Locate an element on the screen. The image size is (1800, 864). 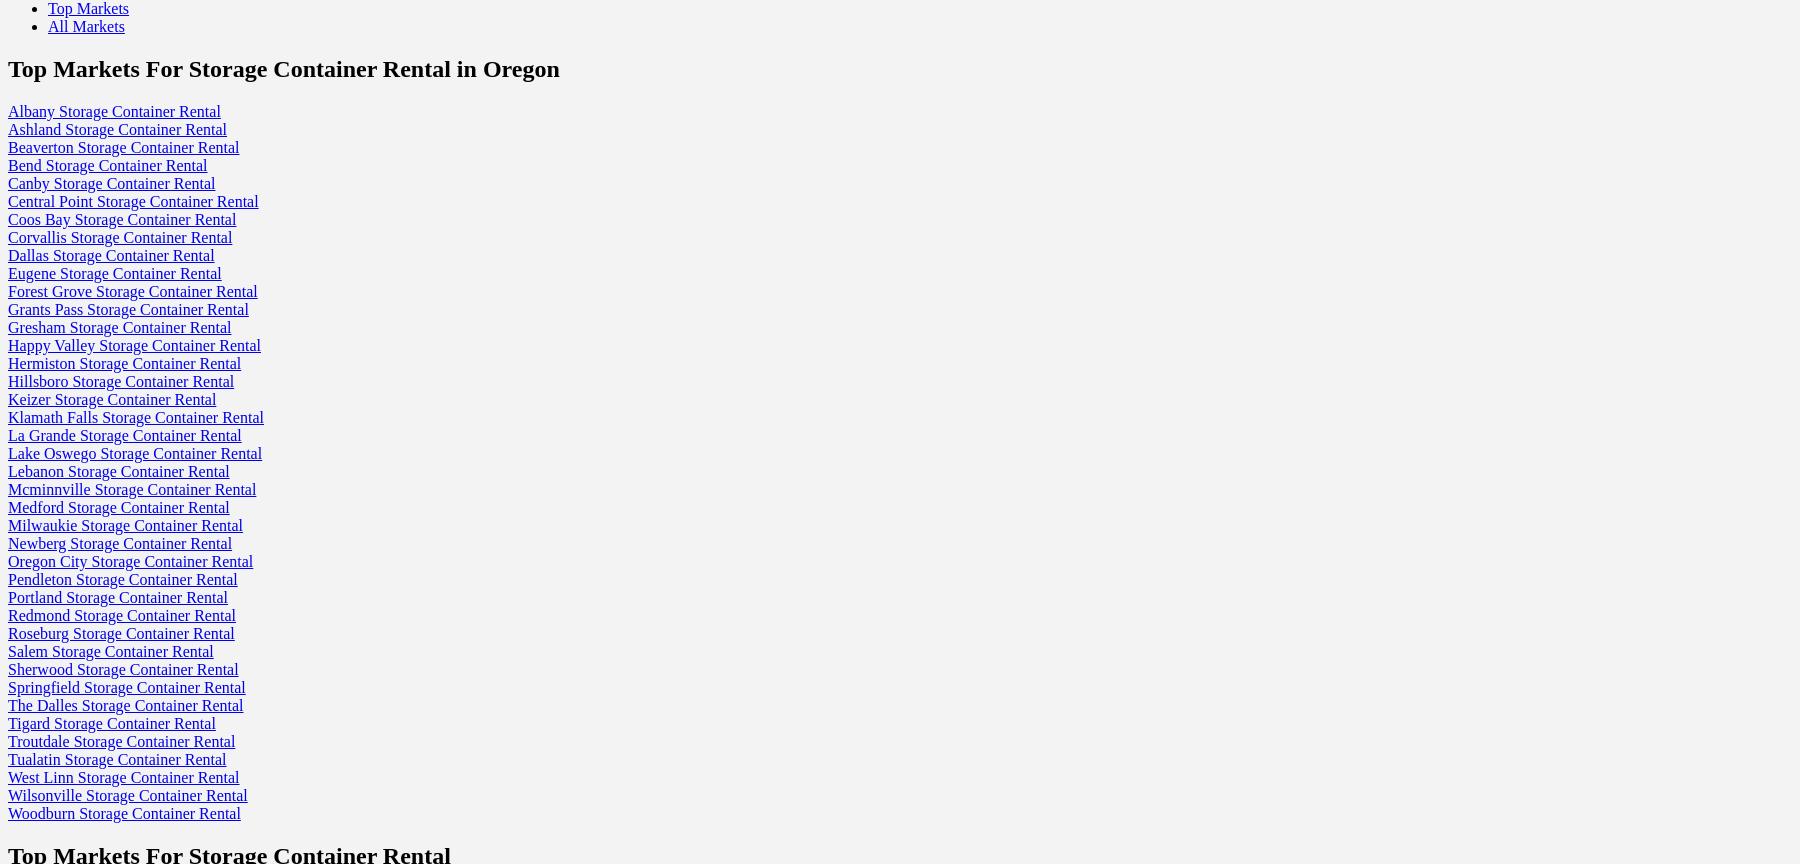
'Albany Storage Container Rental' is located at coordinates (6, 109).